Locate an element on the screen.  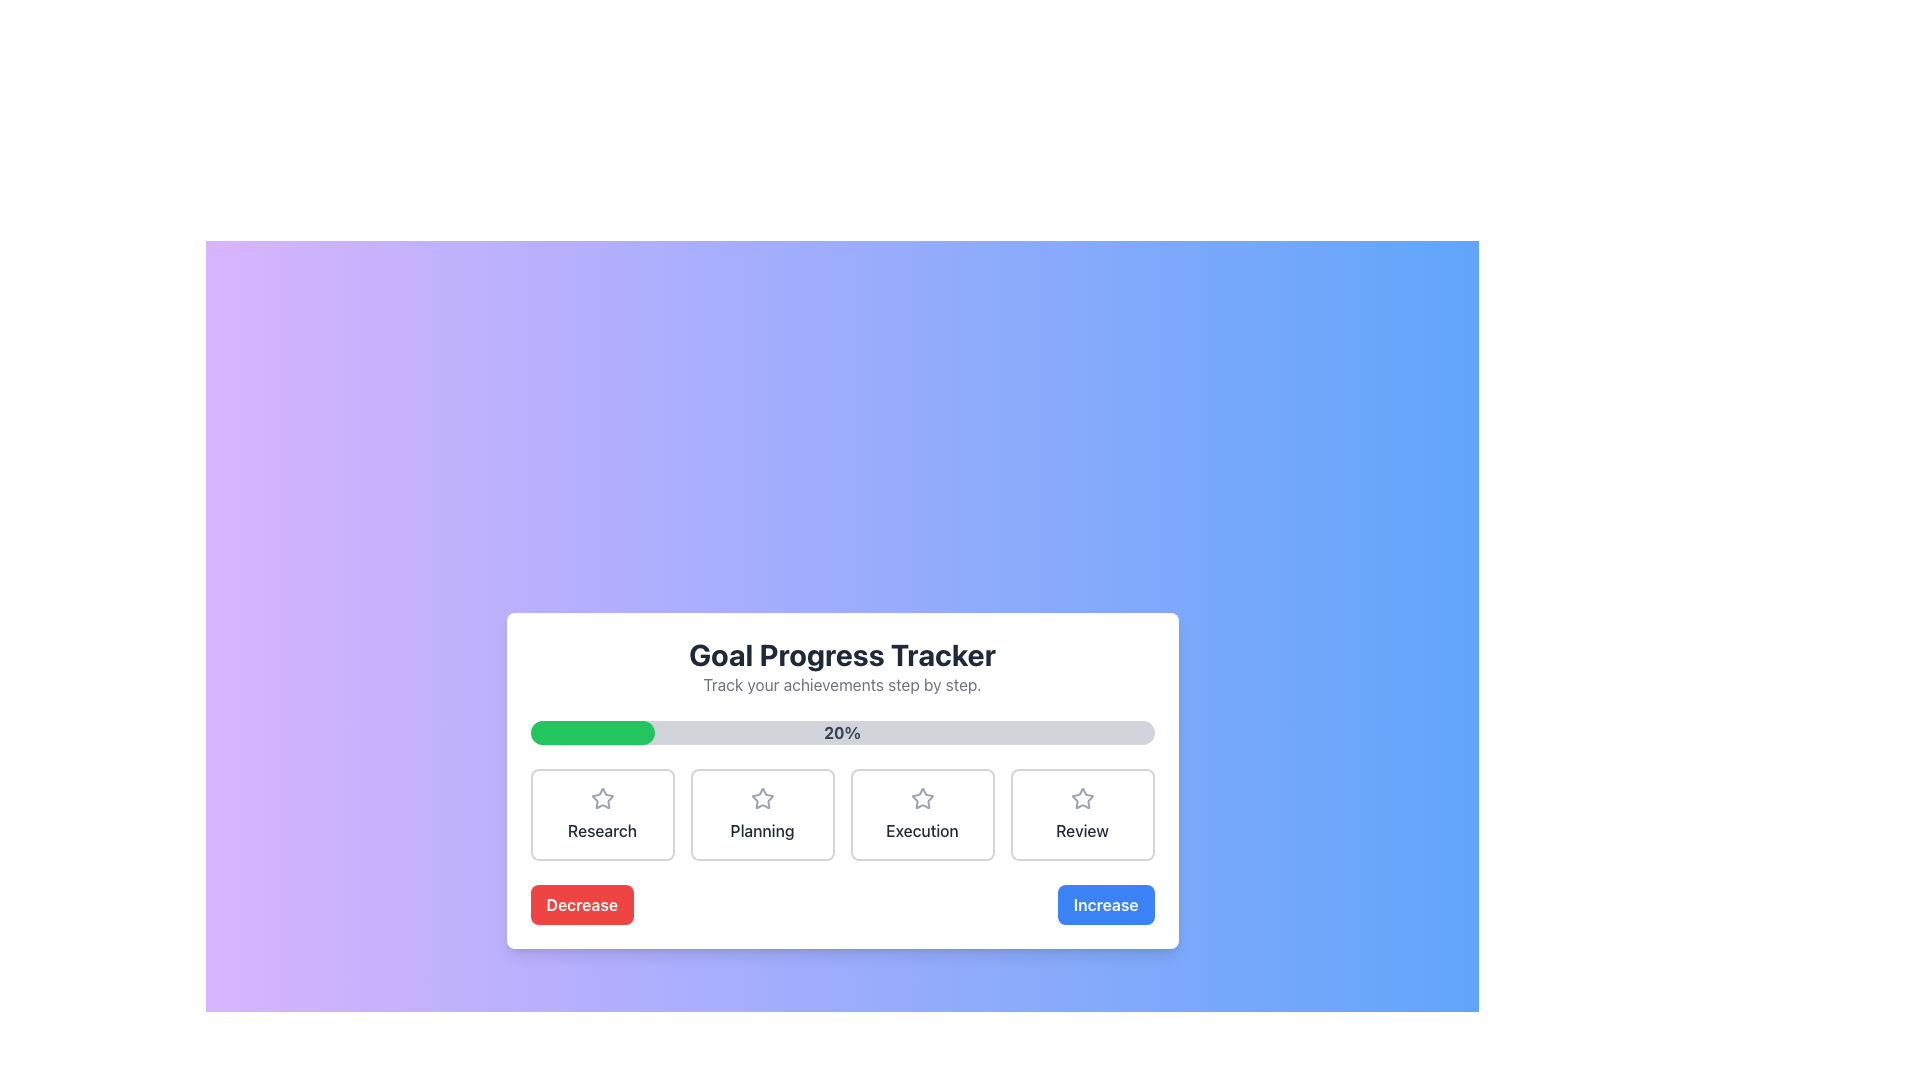
the star icon with a gray outline located above the text 'Research' in the Research section of the interface is located at coordinates (601, 797).